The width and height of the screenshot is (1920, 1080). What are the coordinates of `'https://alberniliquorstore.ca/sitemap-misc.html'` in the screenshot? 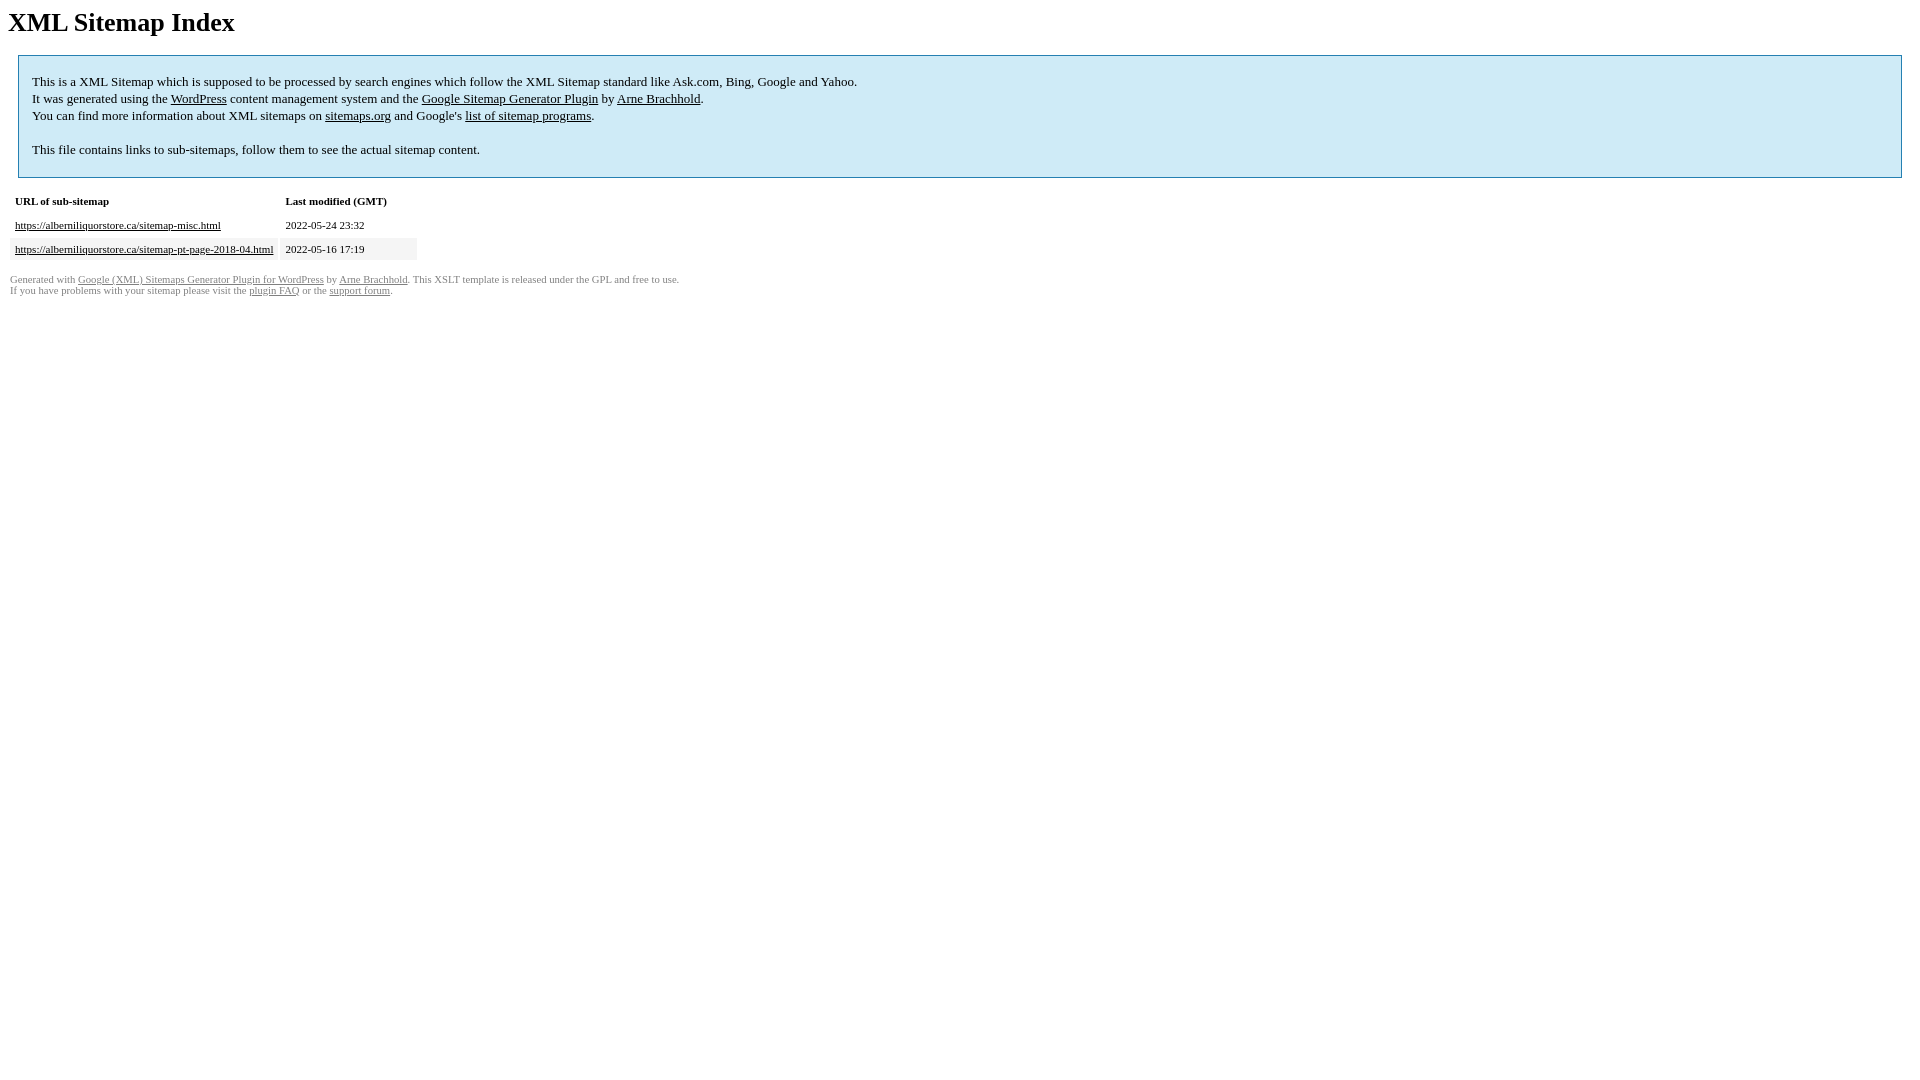 It's located at (14, 224).